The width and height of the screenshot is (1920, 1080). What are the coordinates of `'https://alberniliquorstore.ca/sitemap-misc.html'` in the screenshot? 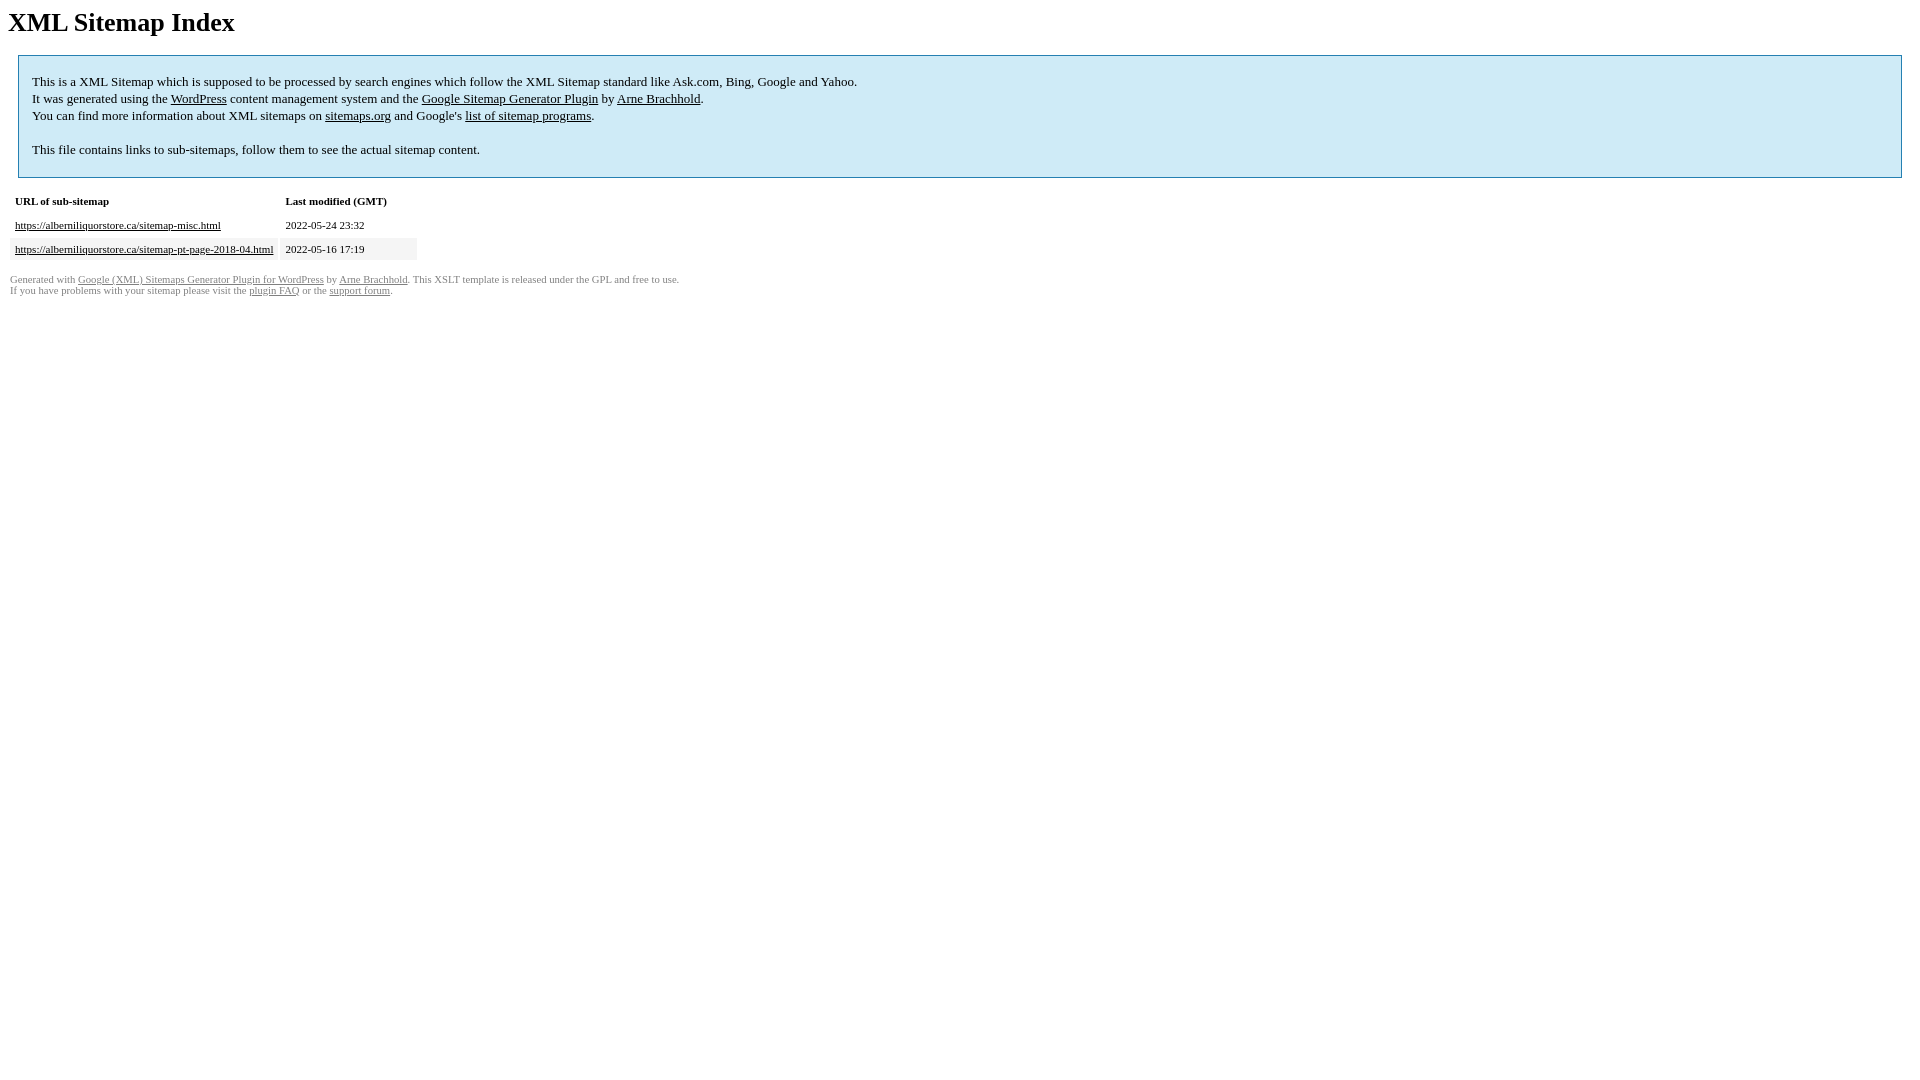 It's located at (14, 224).